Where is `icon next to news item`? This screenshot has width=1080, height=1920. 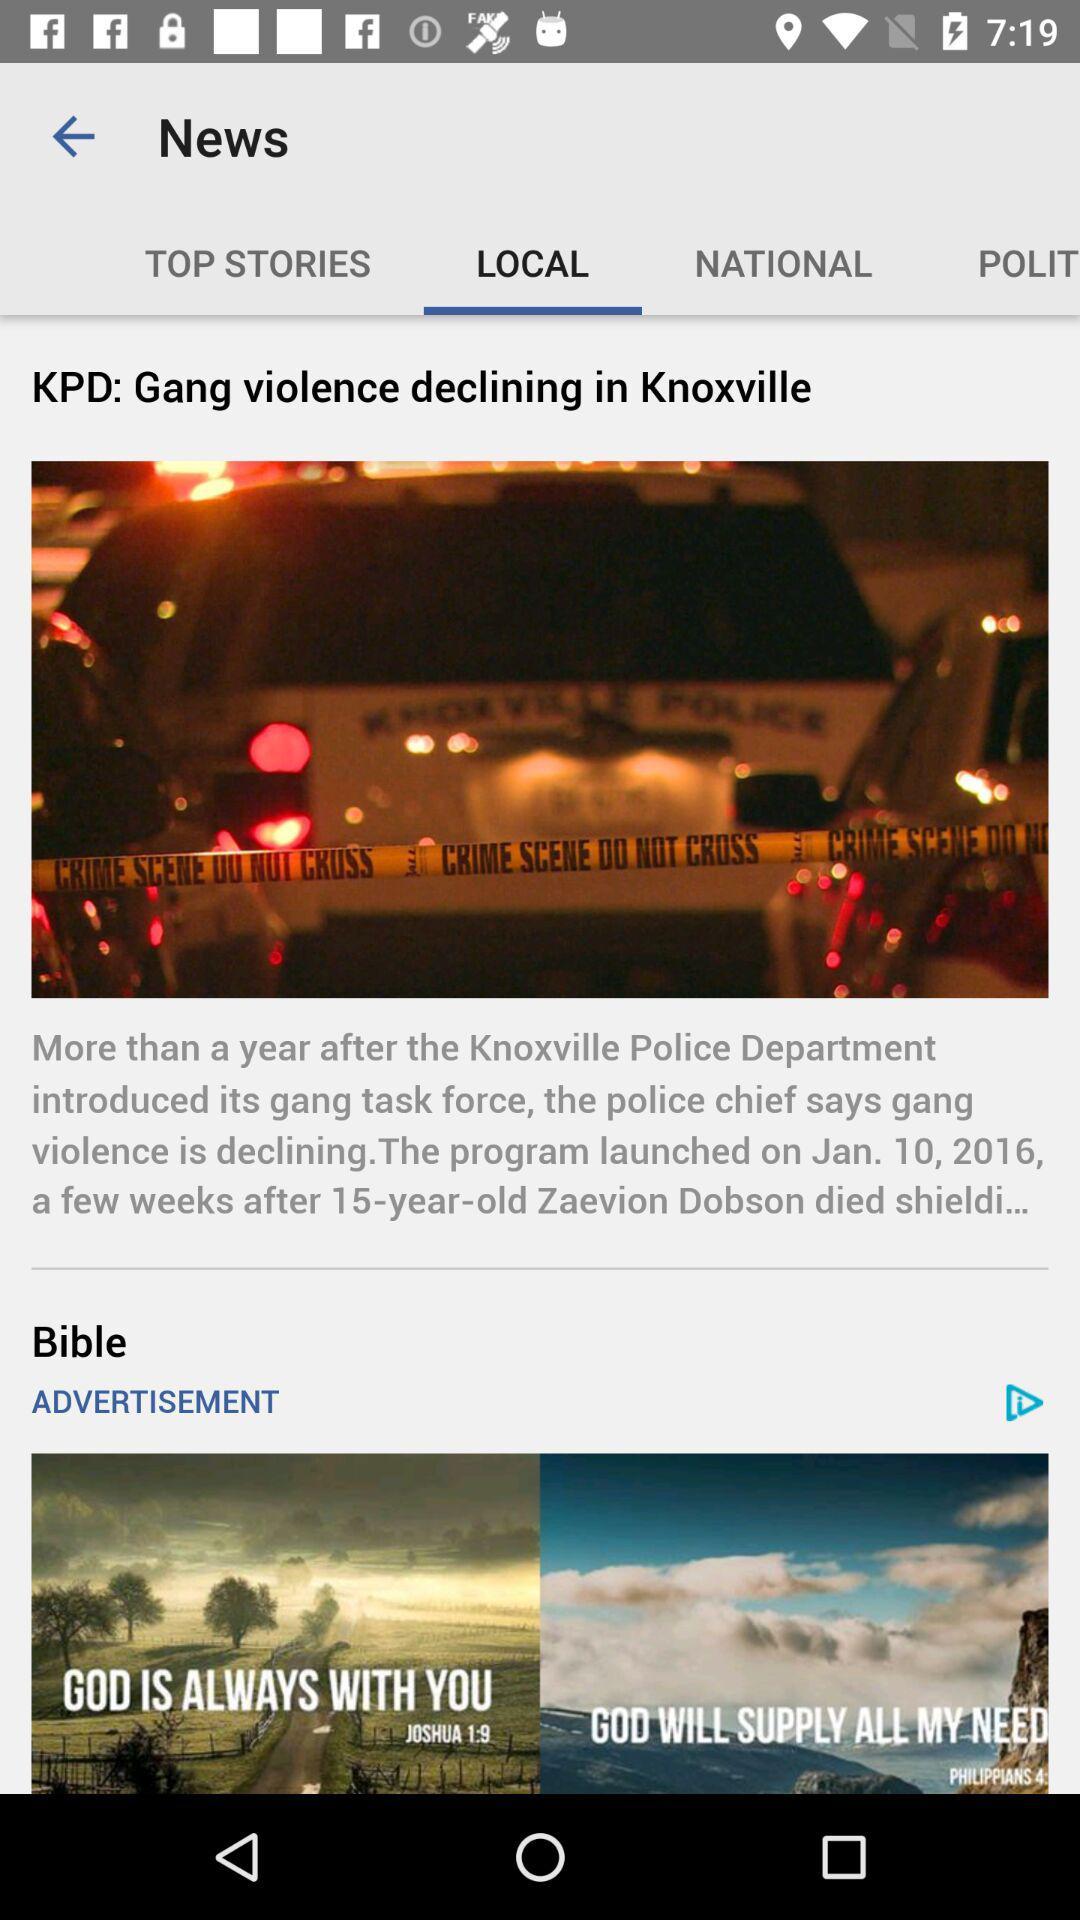
icon next to news item is located at coordinates (72, 135).